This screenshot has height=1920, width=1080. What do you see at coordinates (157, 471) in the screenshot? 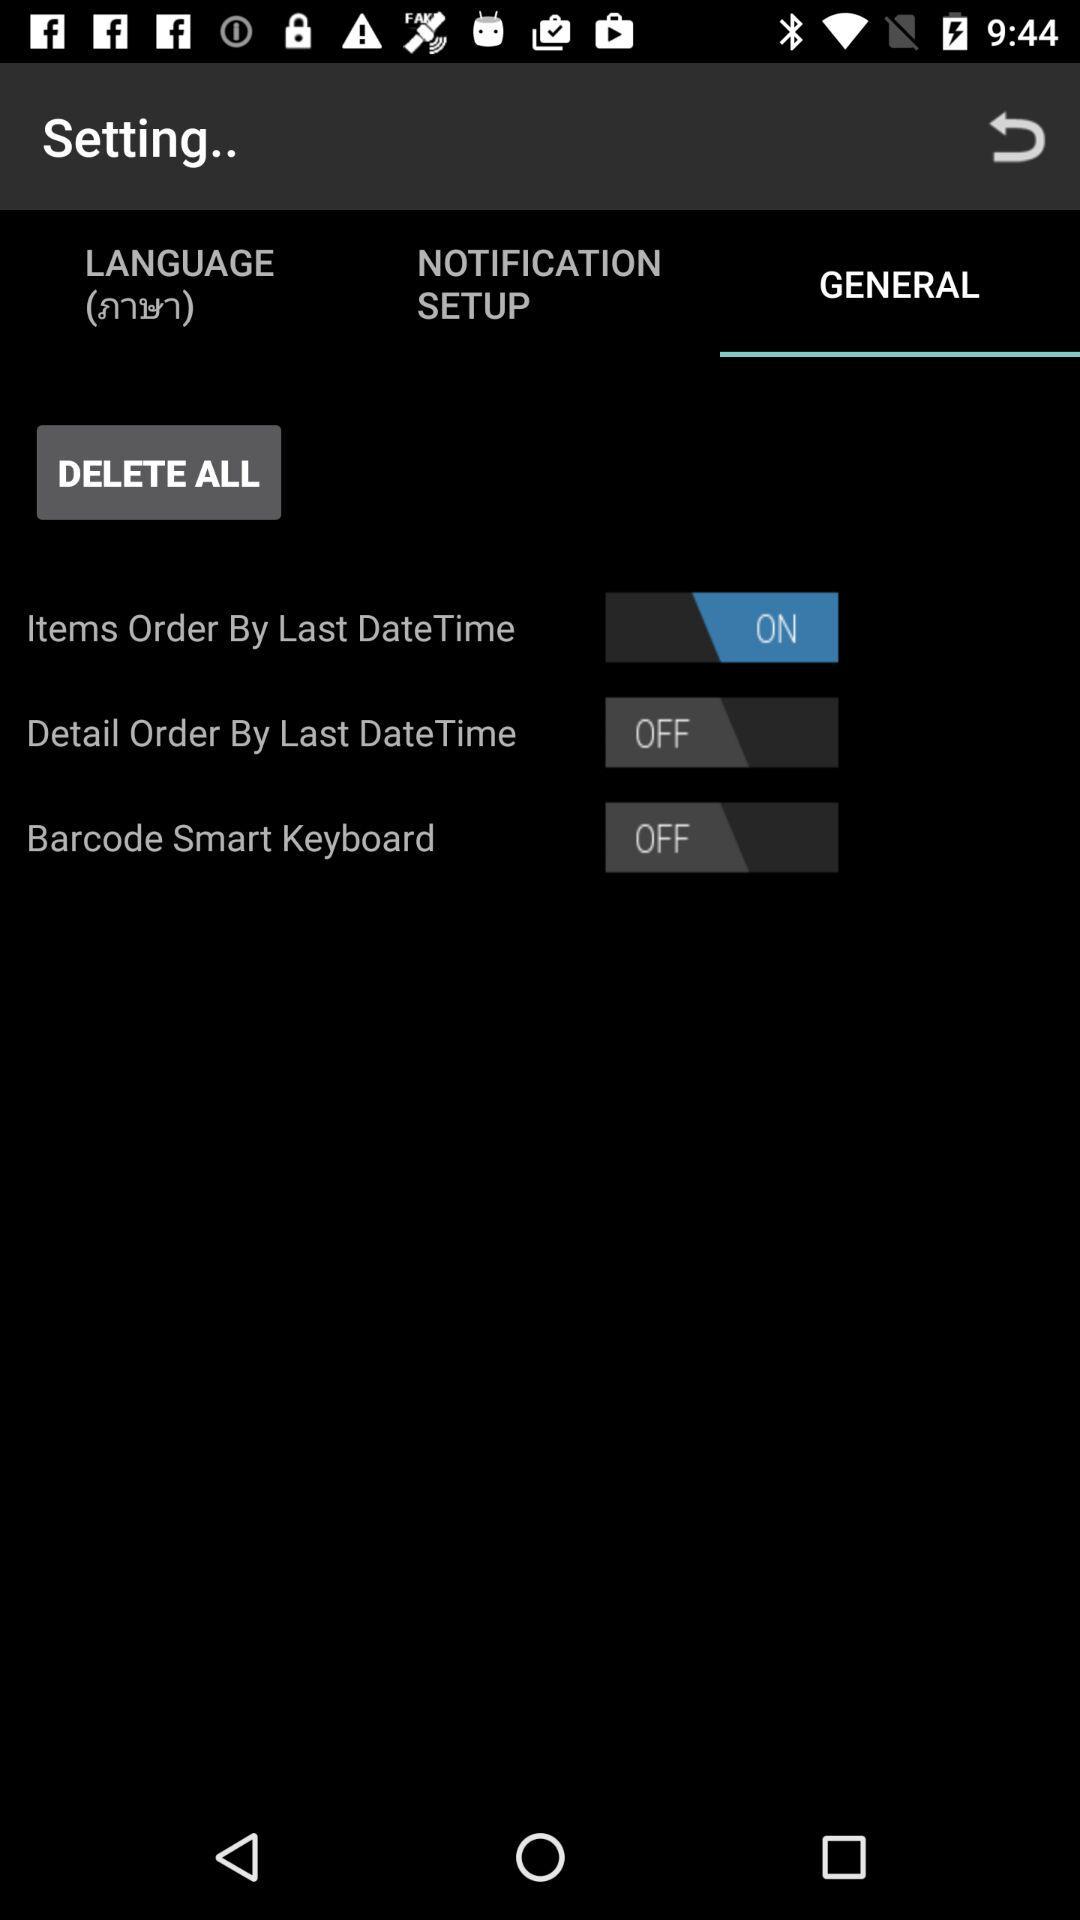
I see `delete all button` at bounding box center [157, 471].